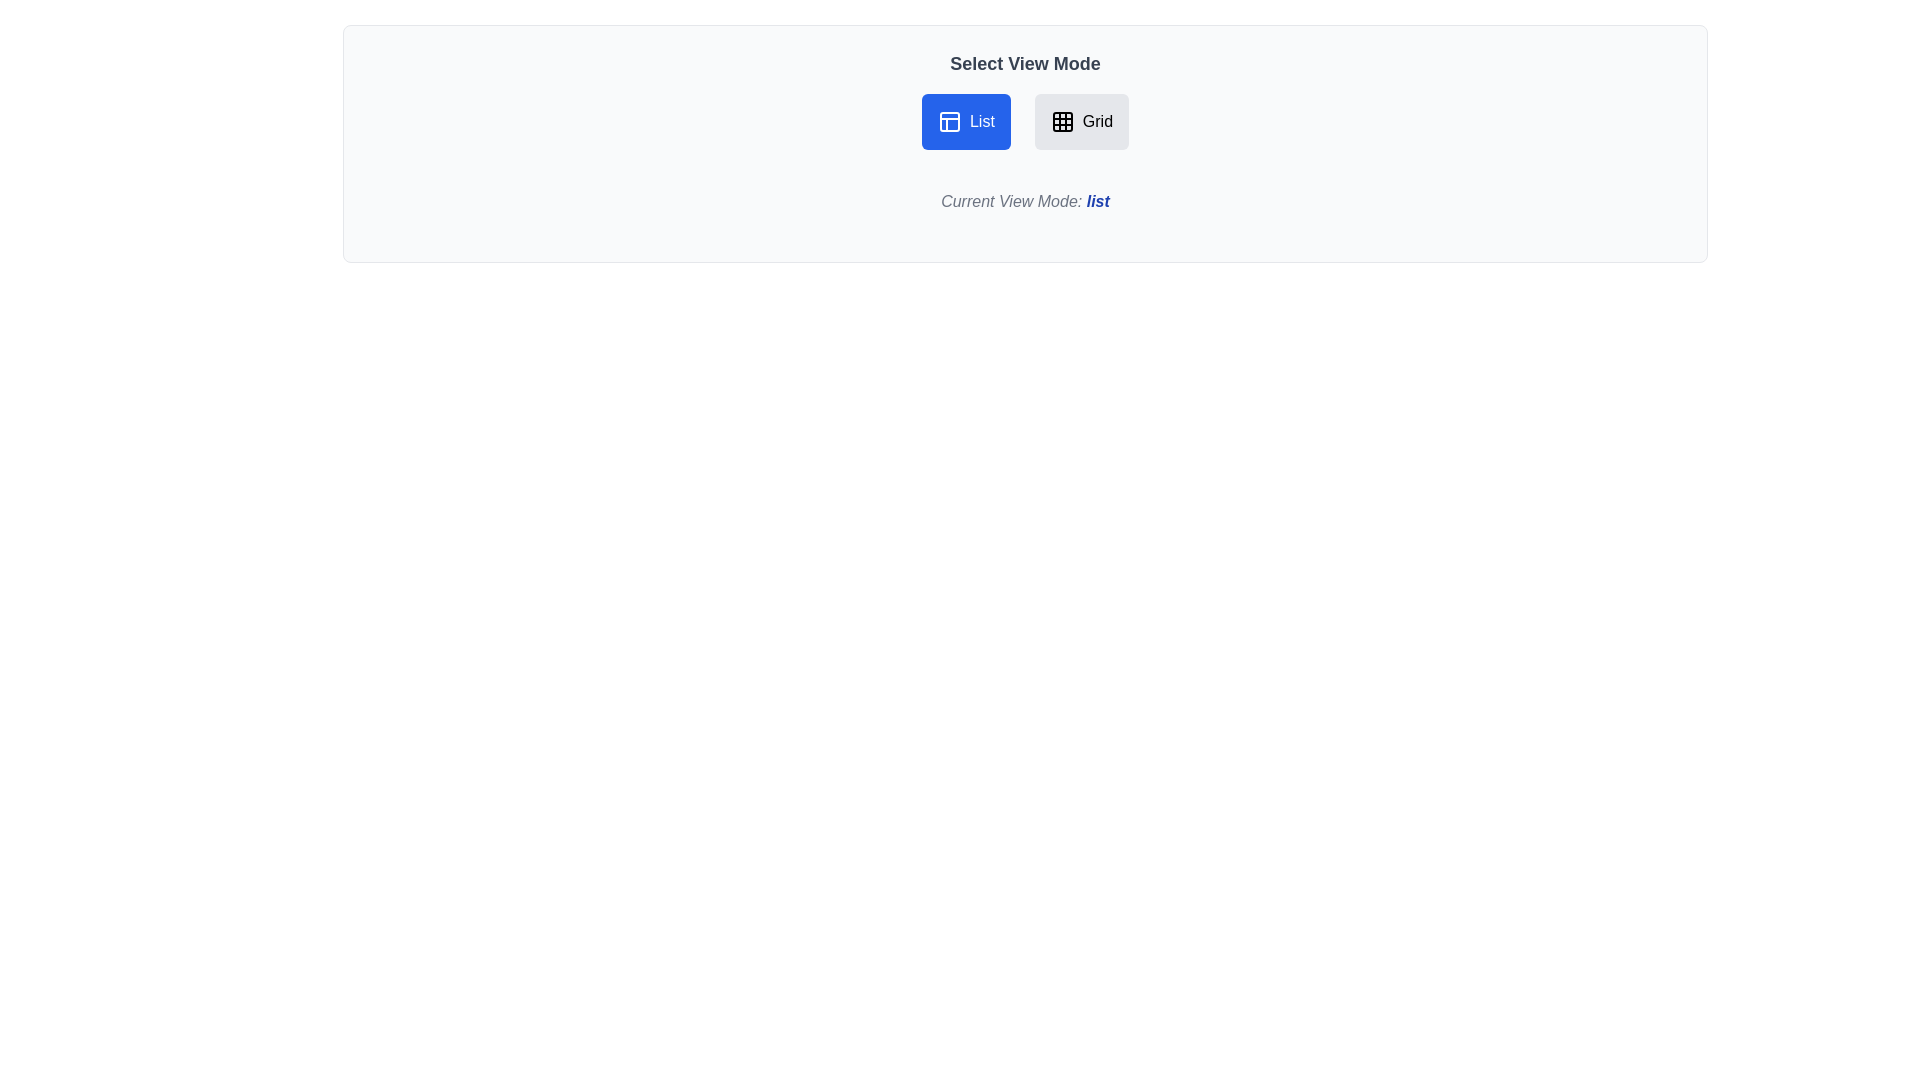 The image size is (1920, 1080). Describe the element at coordinates (1079, 122) in the screenshot. I see `the 'Grid' button to toggle the view mode to 'Grid'` at that location.